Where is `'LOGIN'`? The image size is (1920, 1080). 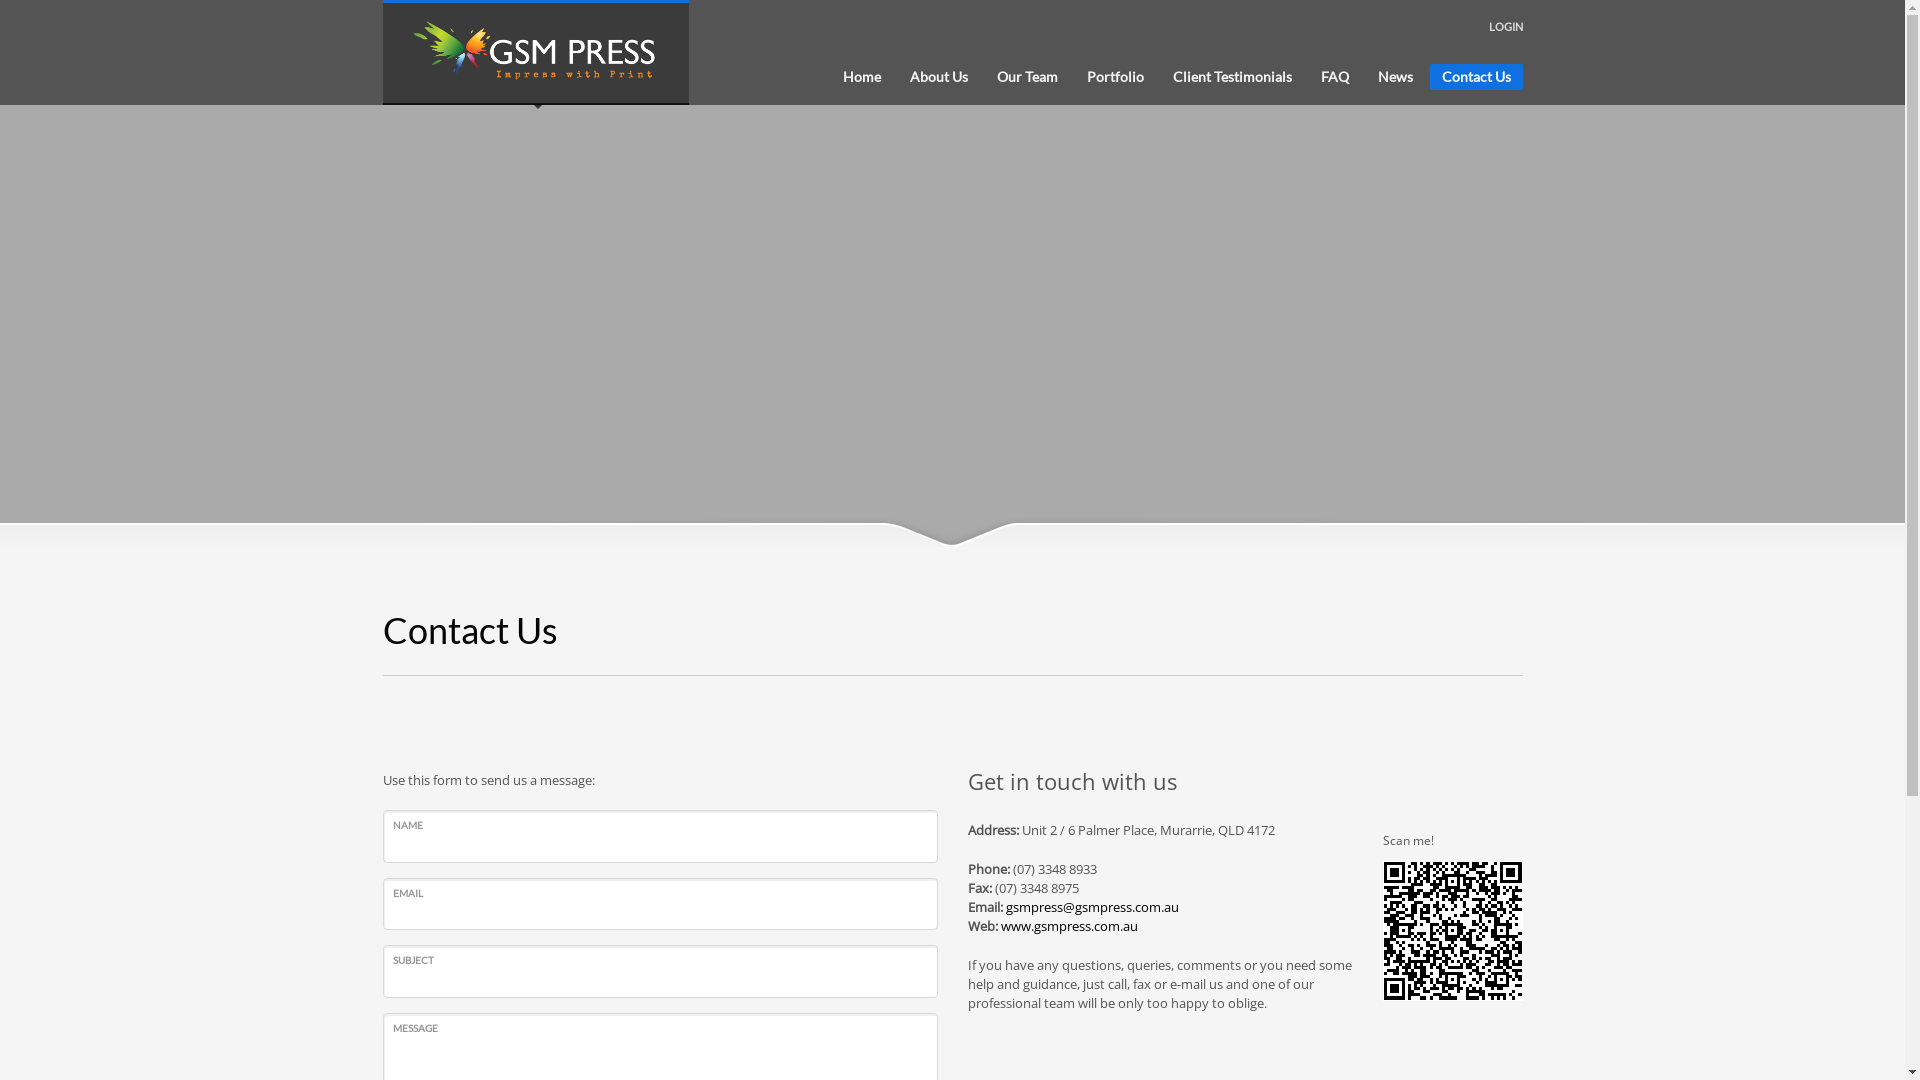 'LOGIN' is located at coordinates (1488, 27).